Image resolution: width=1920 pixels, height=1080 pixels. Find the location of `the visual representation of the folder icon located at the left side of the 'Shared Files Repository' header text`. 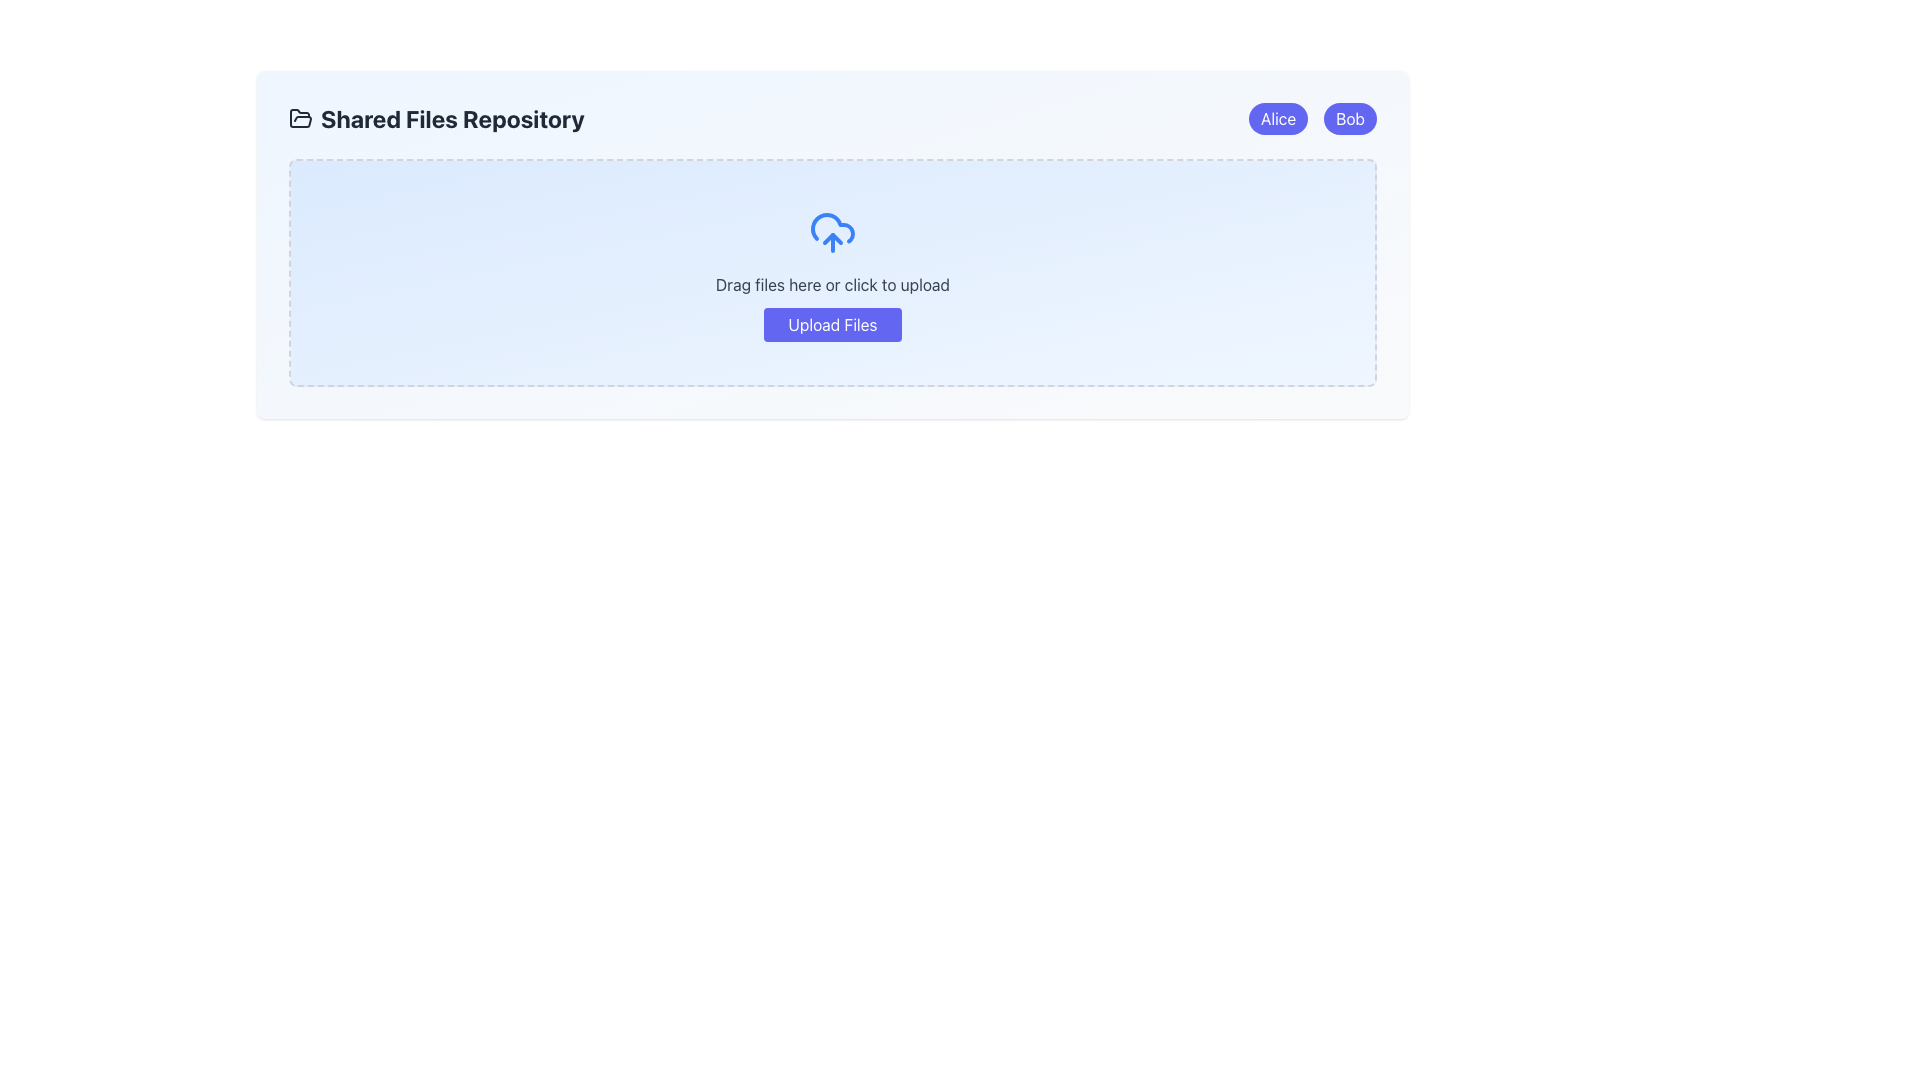

the visual representation of the folder icon located at the left side of the 'Shared Files Repository' header text is located at coordinates (300, 119).